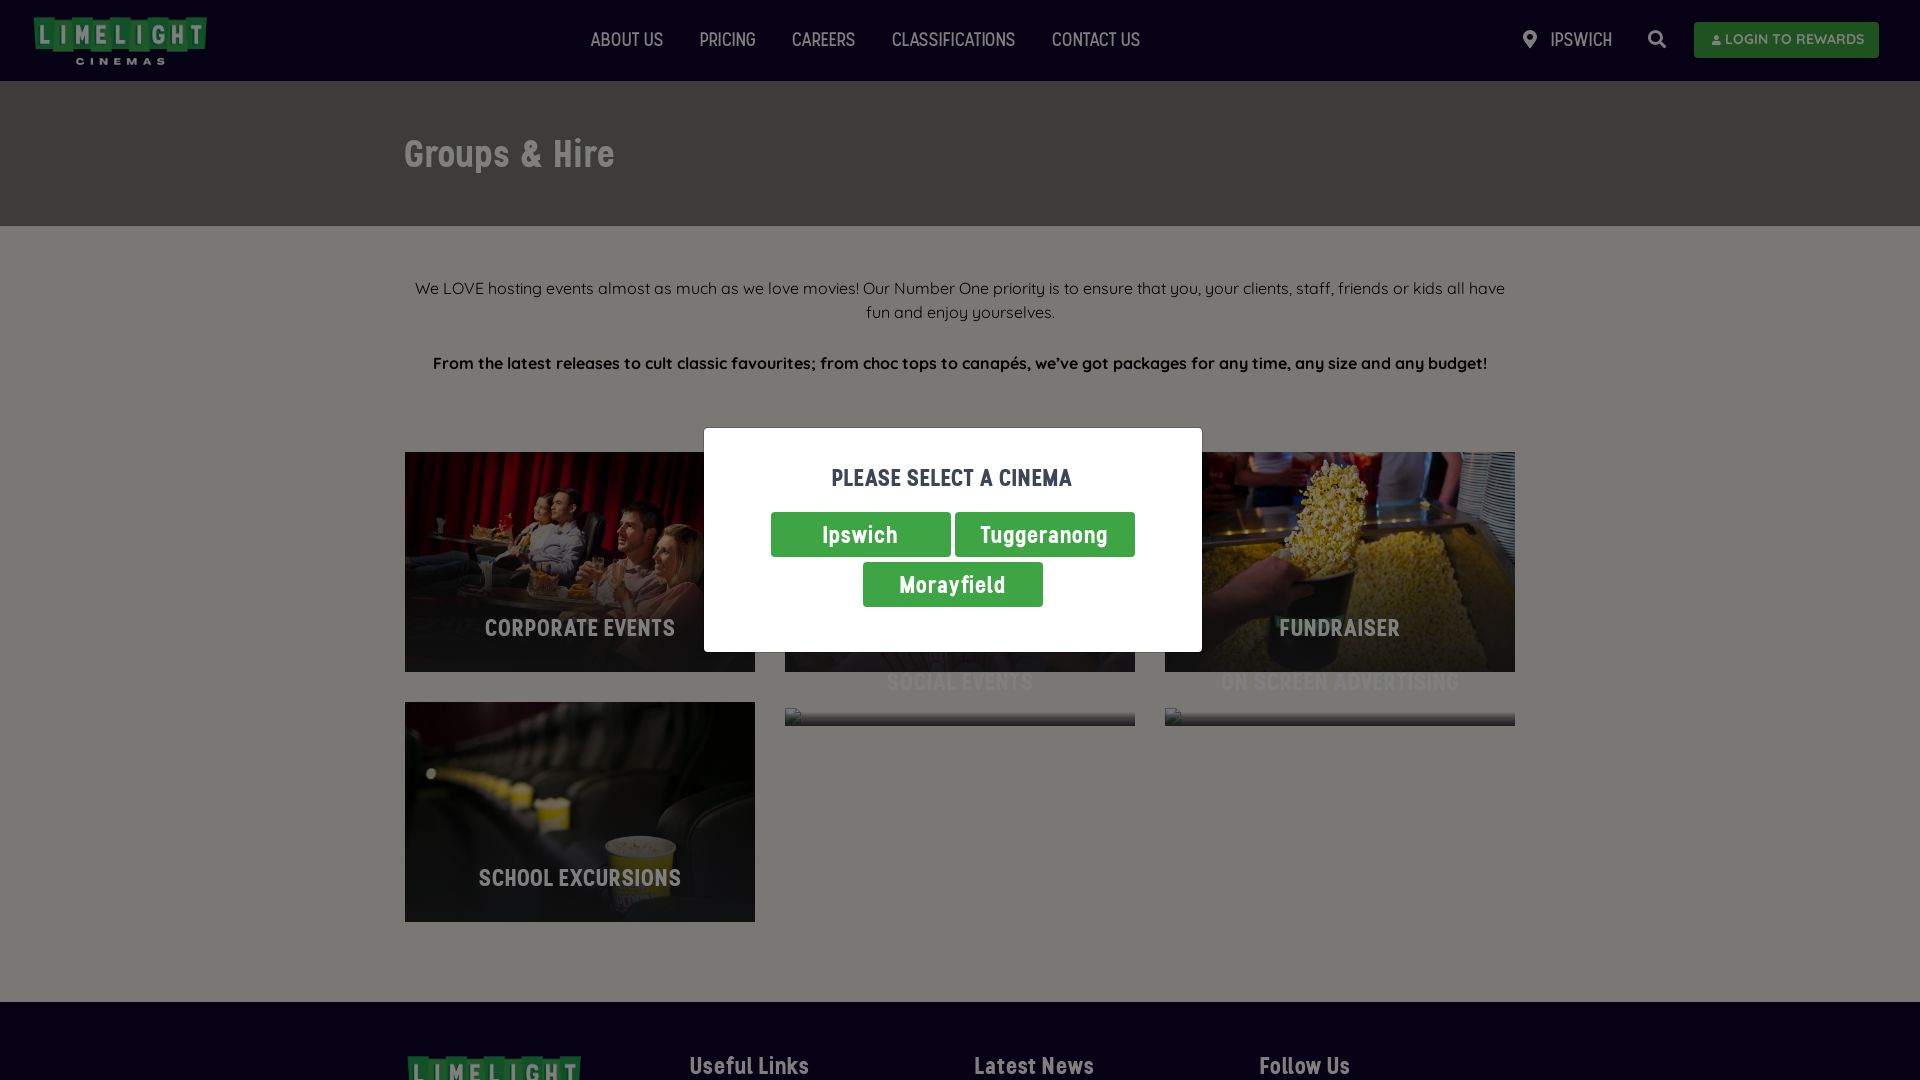 The height and width of the screenshot is (1080, 1920). What do you see at coordinates (1095, 40) in the screenshot?
I see `'CONTACT US'` at bounding box center [1095, 40].